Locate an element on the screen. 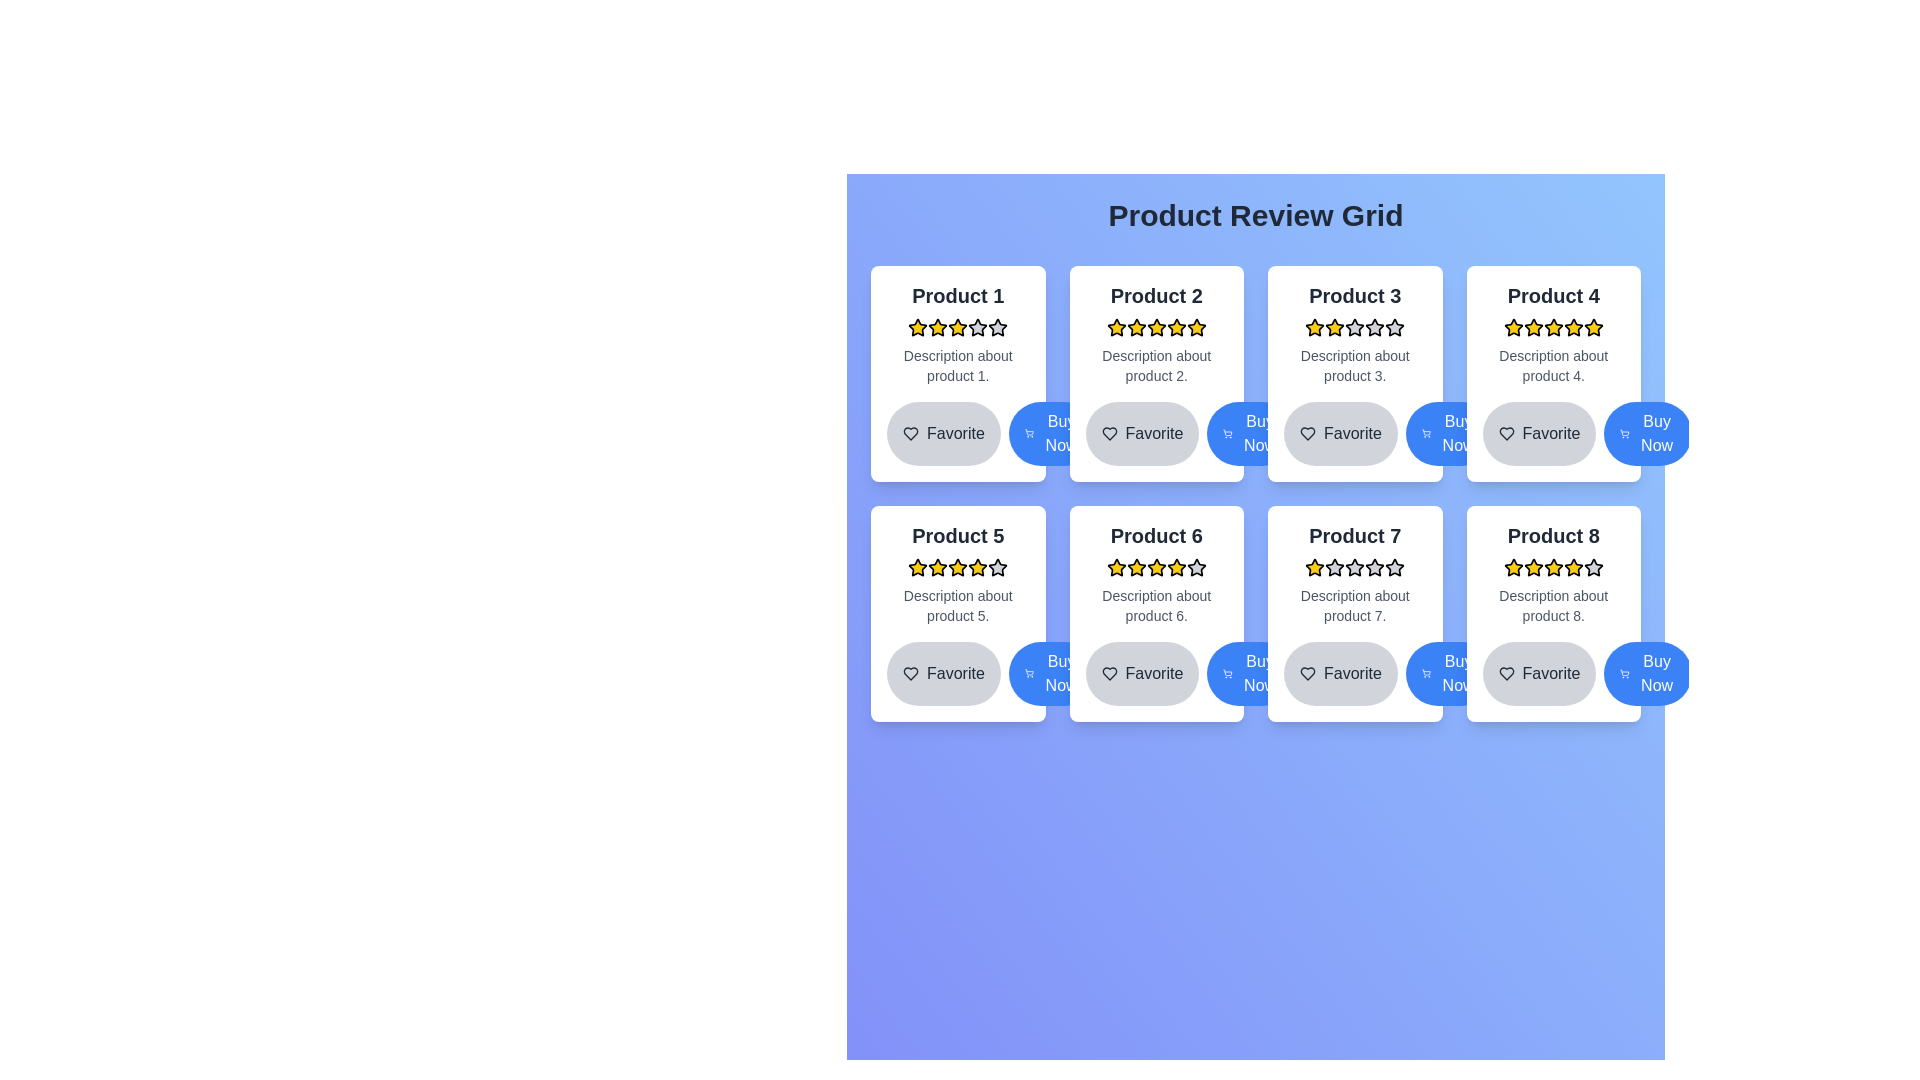 The height and width of the screenshot is (1080, 1920). the heart icon representing the 'Favorite' functionality in the product card for 'Product 3', located below the rating stars and product description is located at coordinates (1308, 433).